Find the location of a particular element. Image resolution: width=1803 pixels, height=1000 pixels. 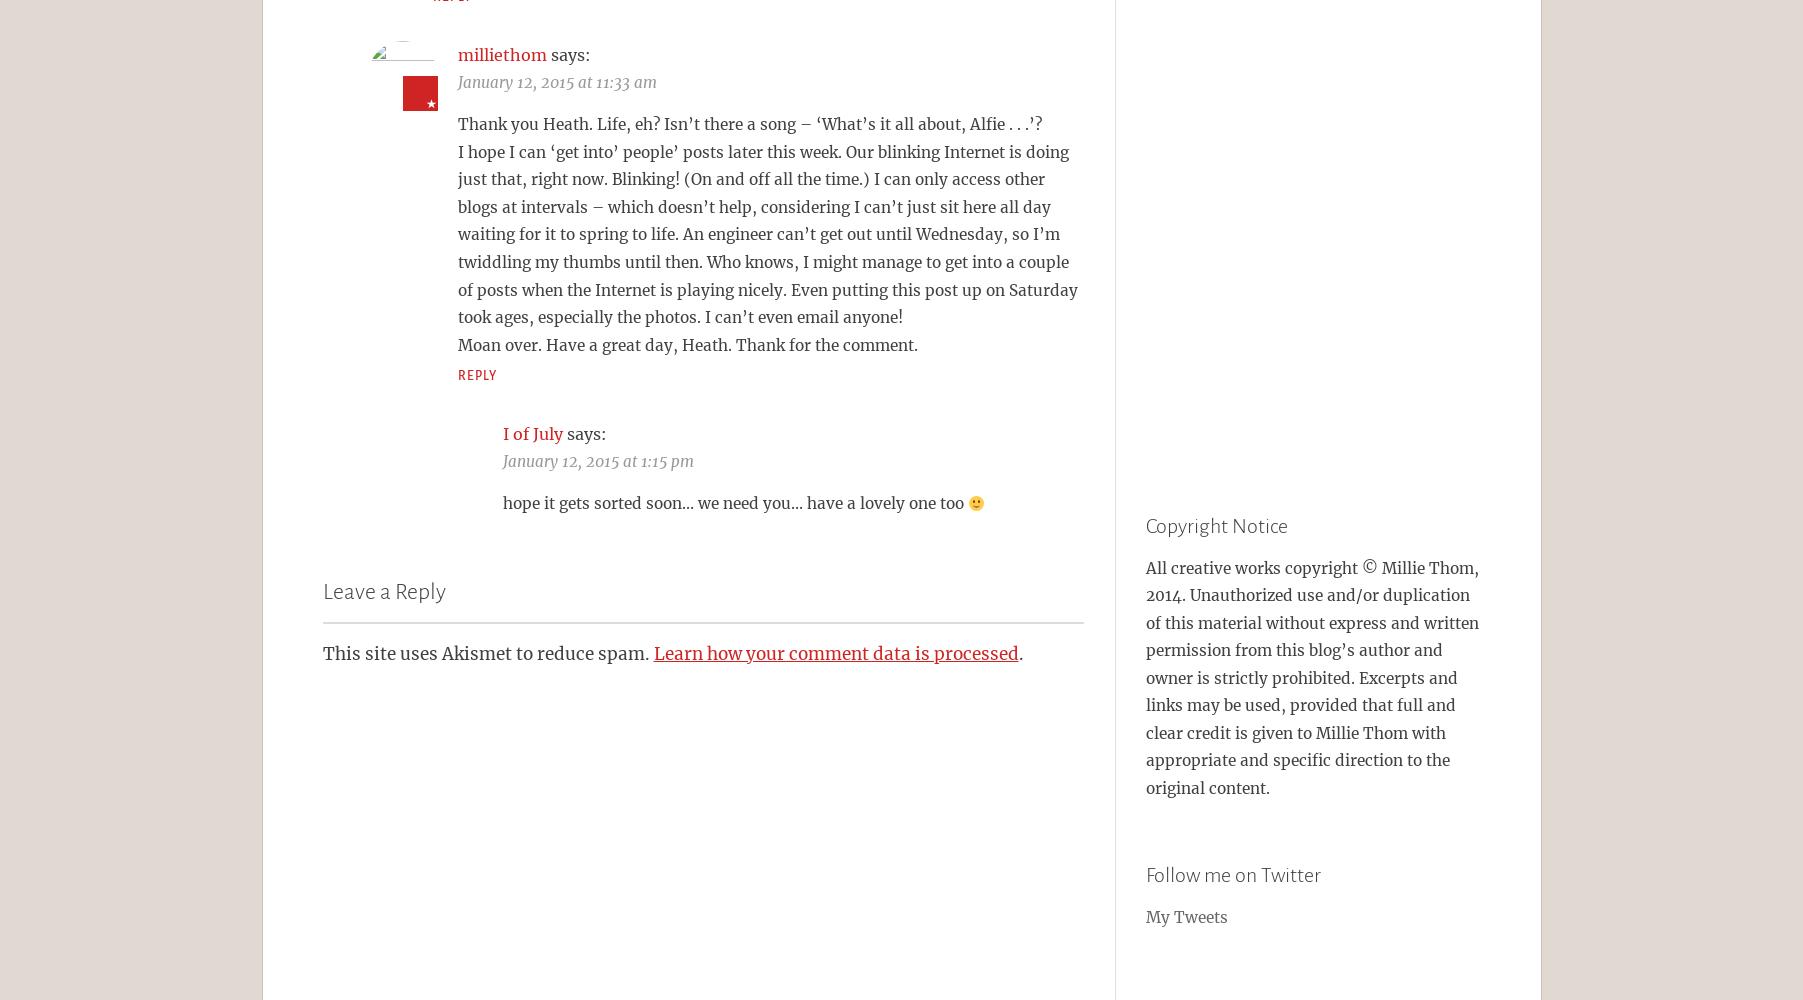

'Leave a Reply' is located at coordinates (382, 591).